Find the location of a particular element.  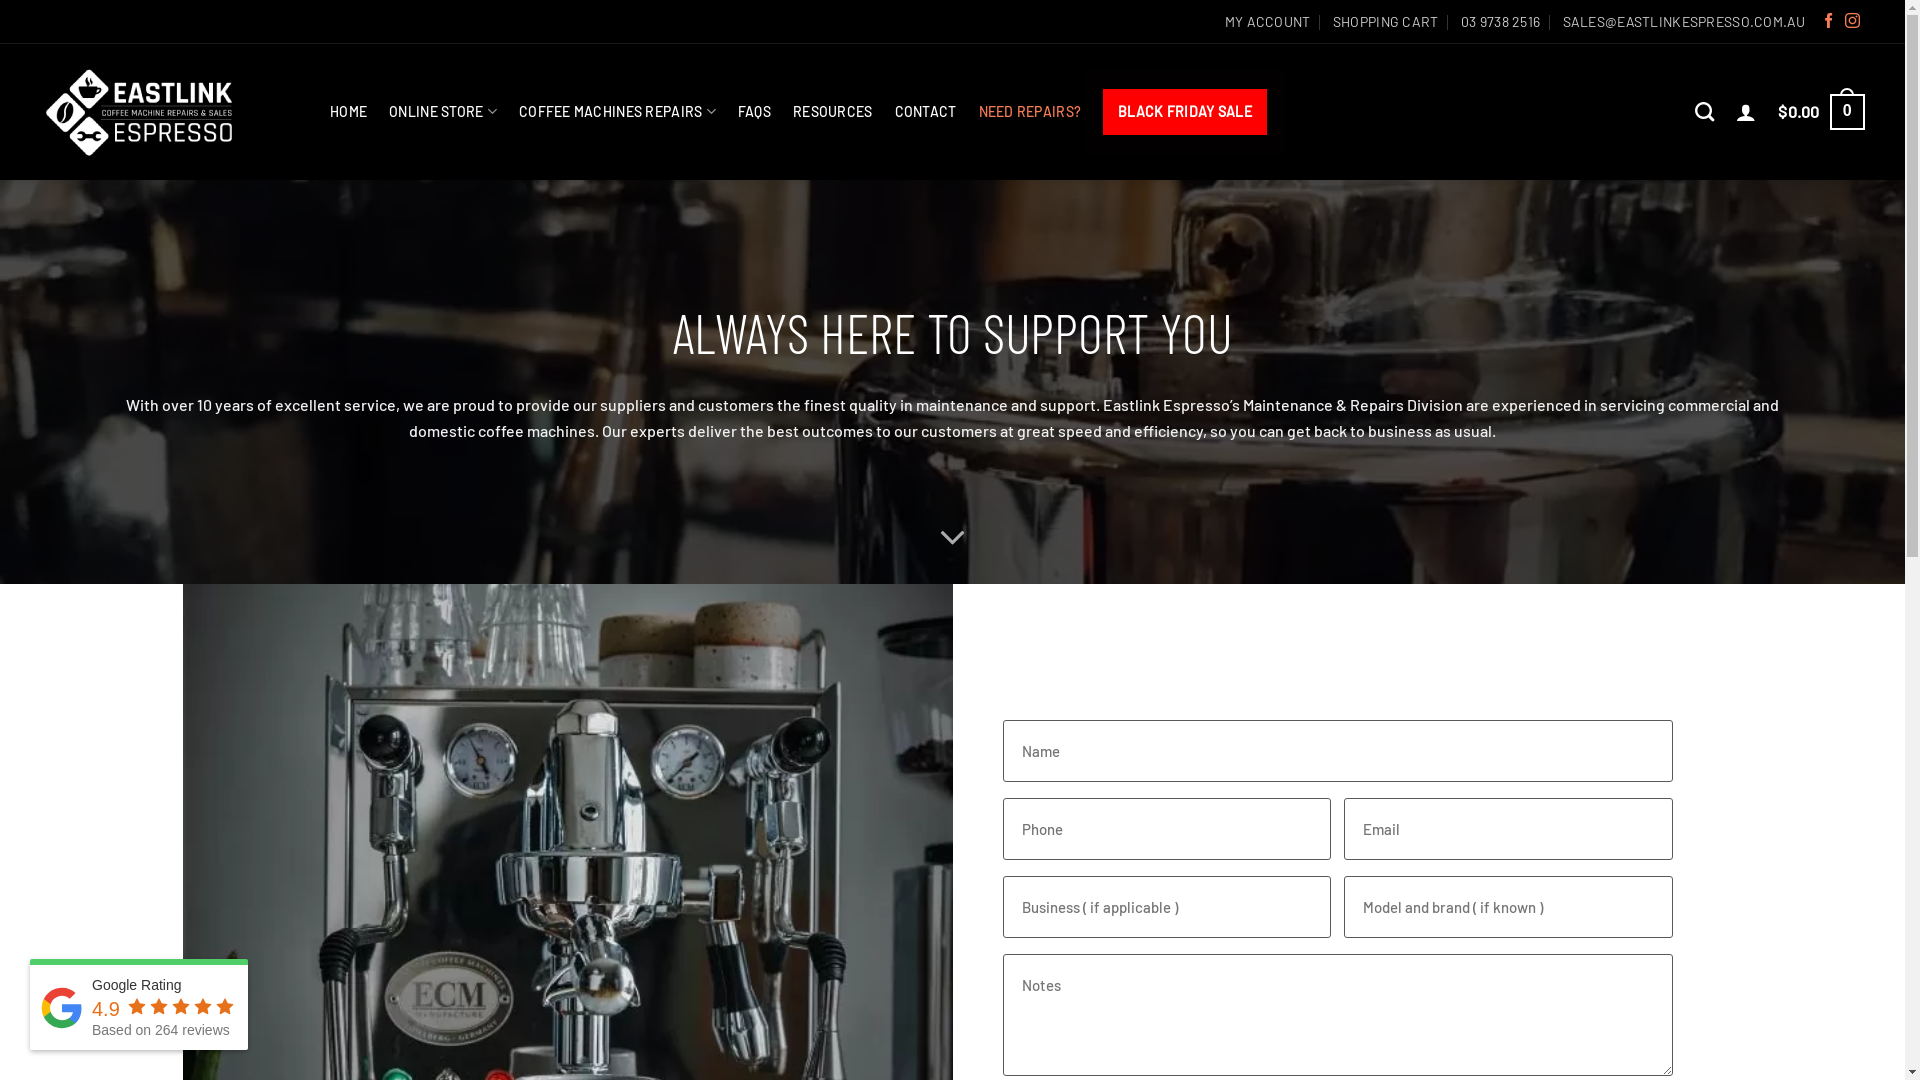

'COFFEE MACHINES REPAIRS' is located at coordinates (616, 111).